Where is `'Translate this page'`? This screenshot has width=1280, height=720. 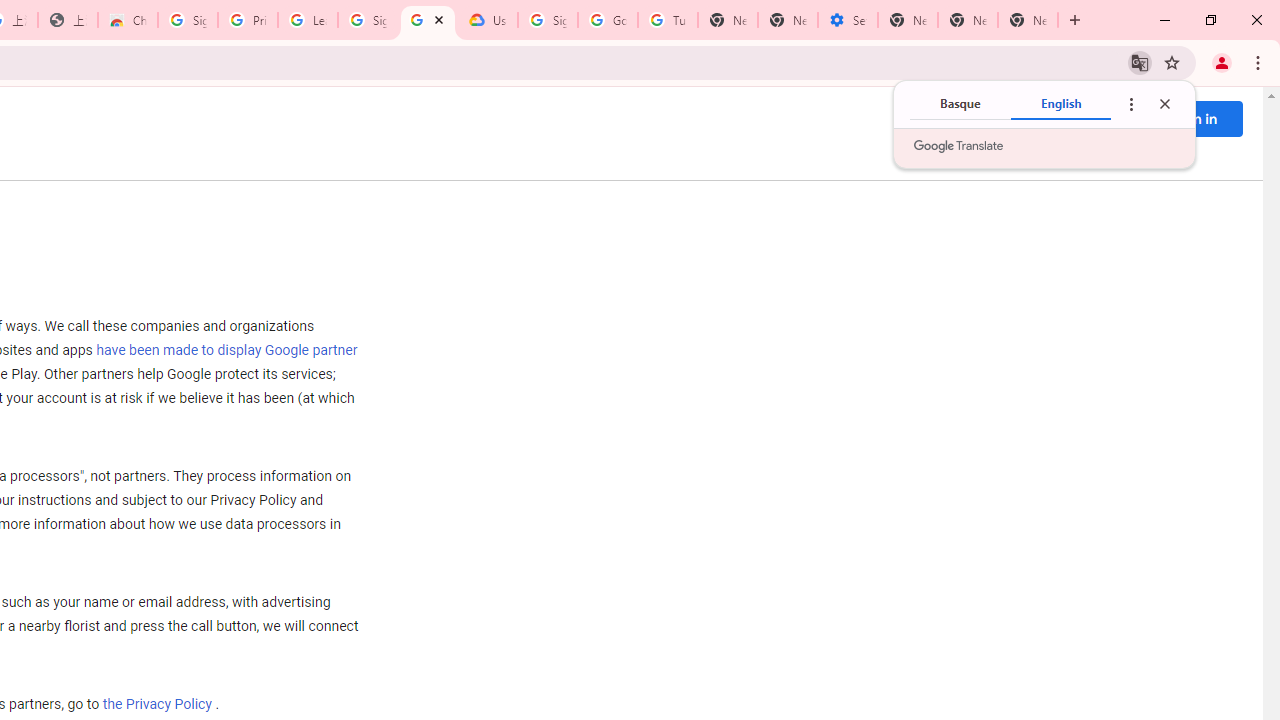
'Translate this page' is located at coordinates (1139, 61).